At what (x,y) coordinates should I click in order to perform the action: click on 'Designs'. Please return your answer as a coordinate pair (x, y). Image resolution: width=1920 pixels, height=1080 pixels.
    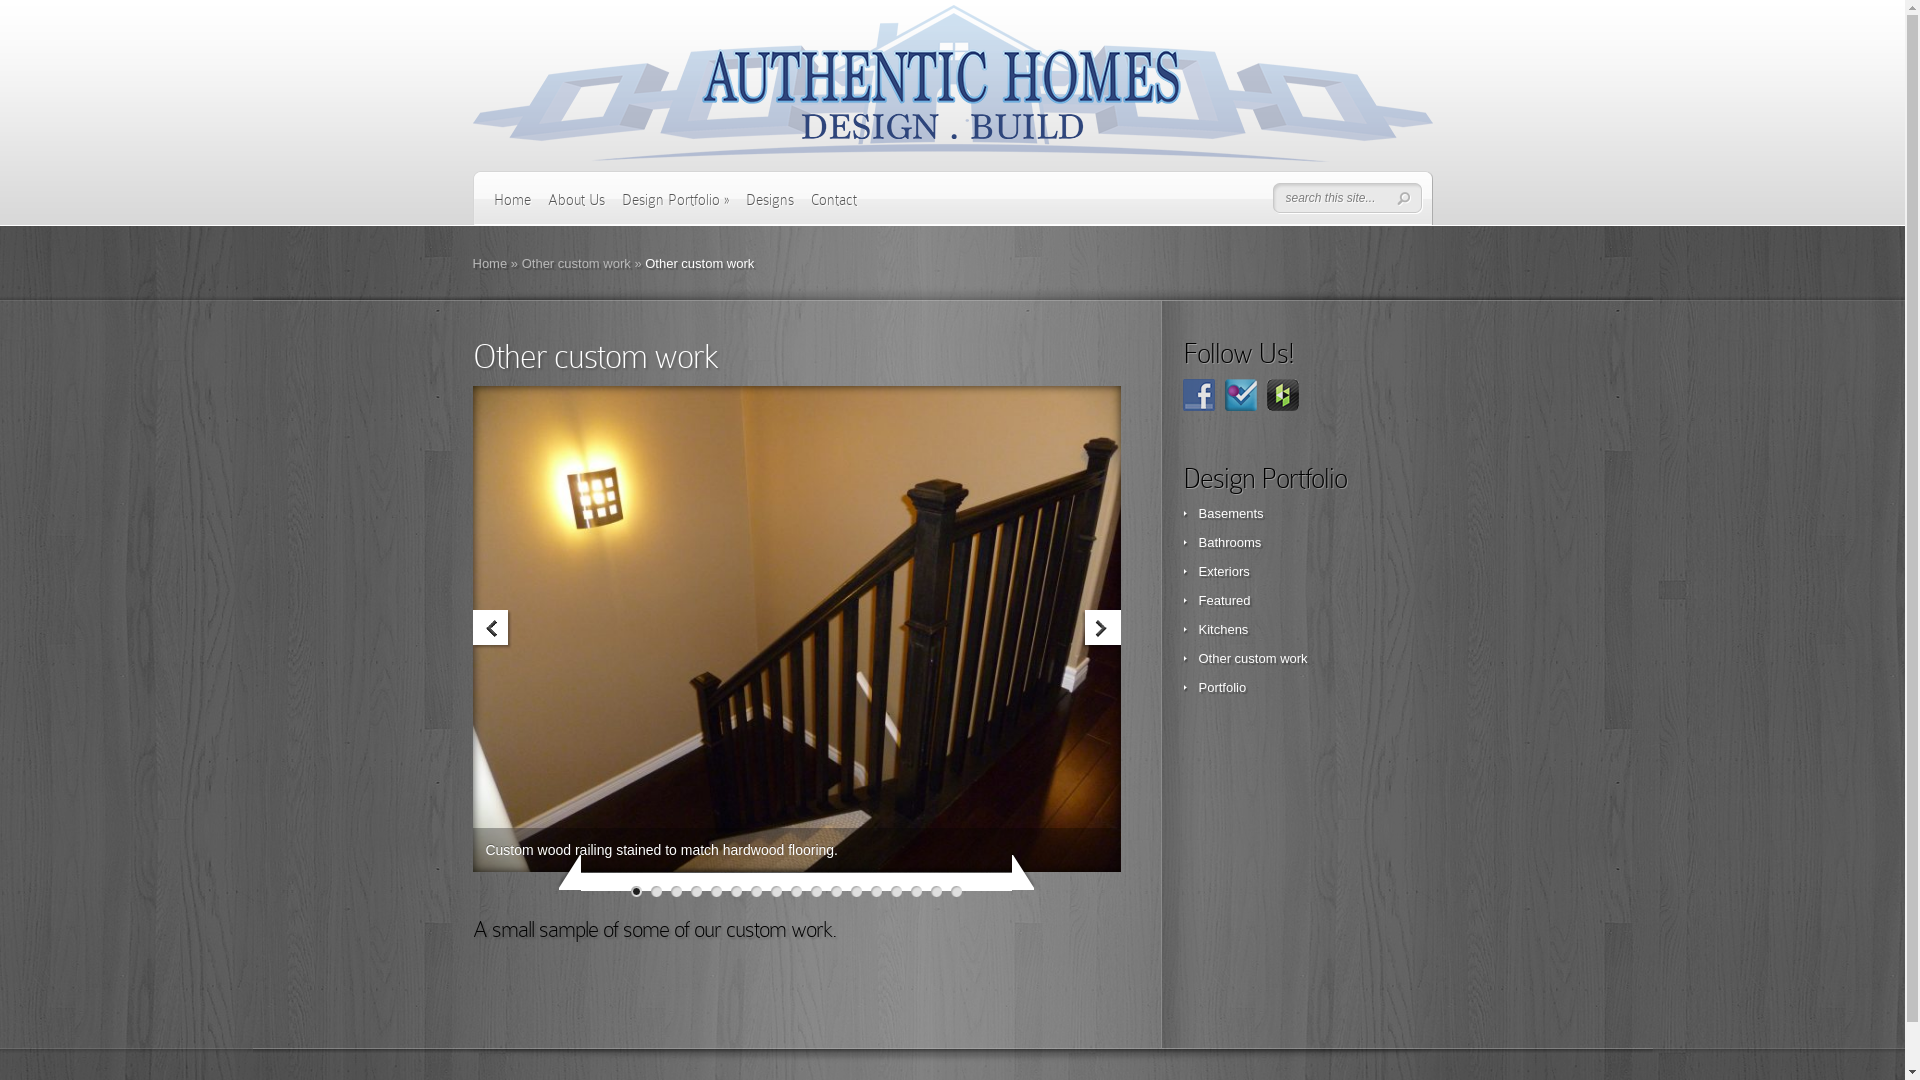
    Looking at the image, I should click on (768, 207).